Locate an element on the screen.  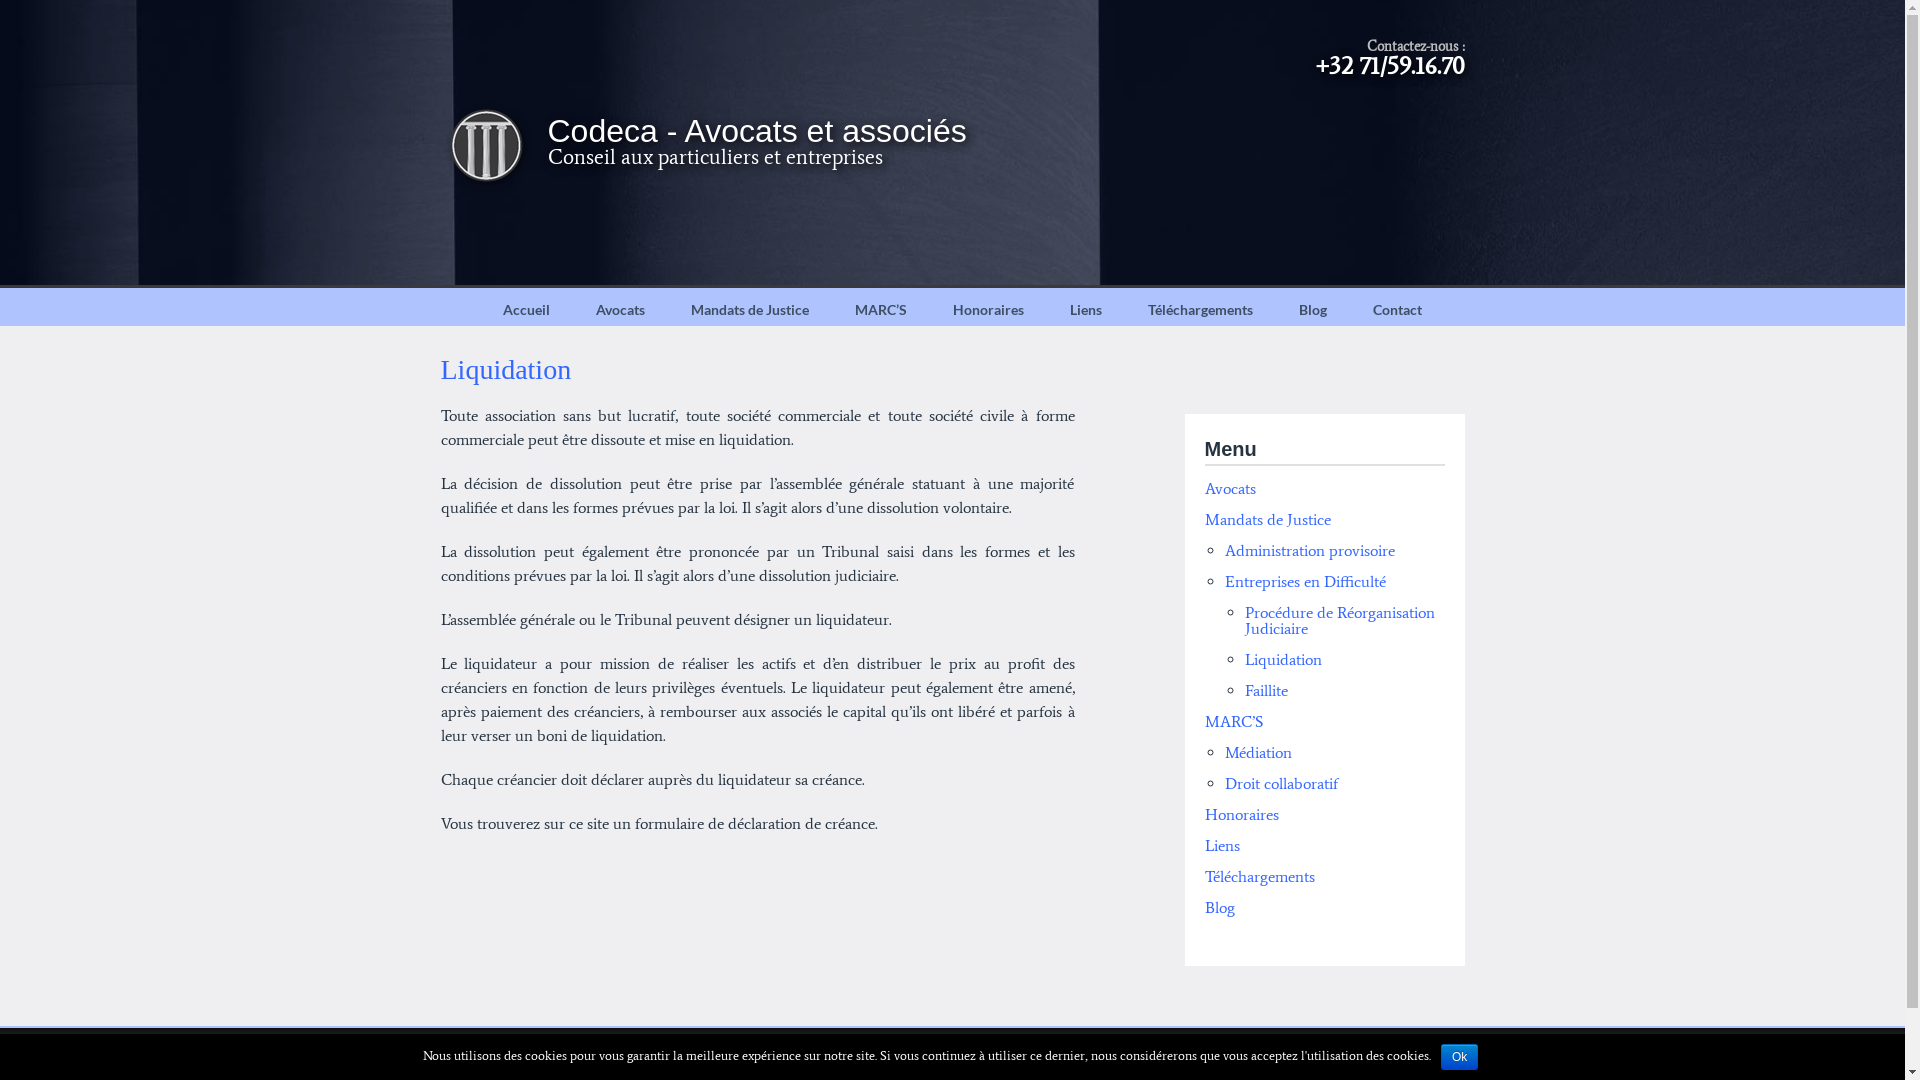
'Droit collaboratif' is located at coordinates (1280, 782).